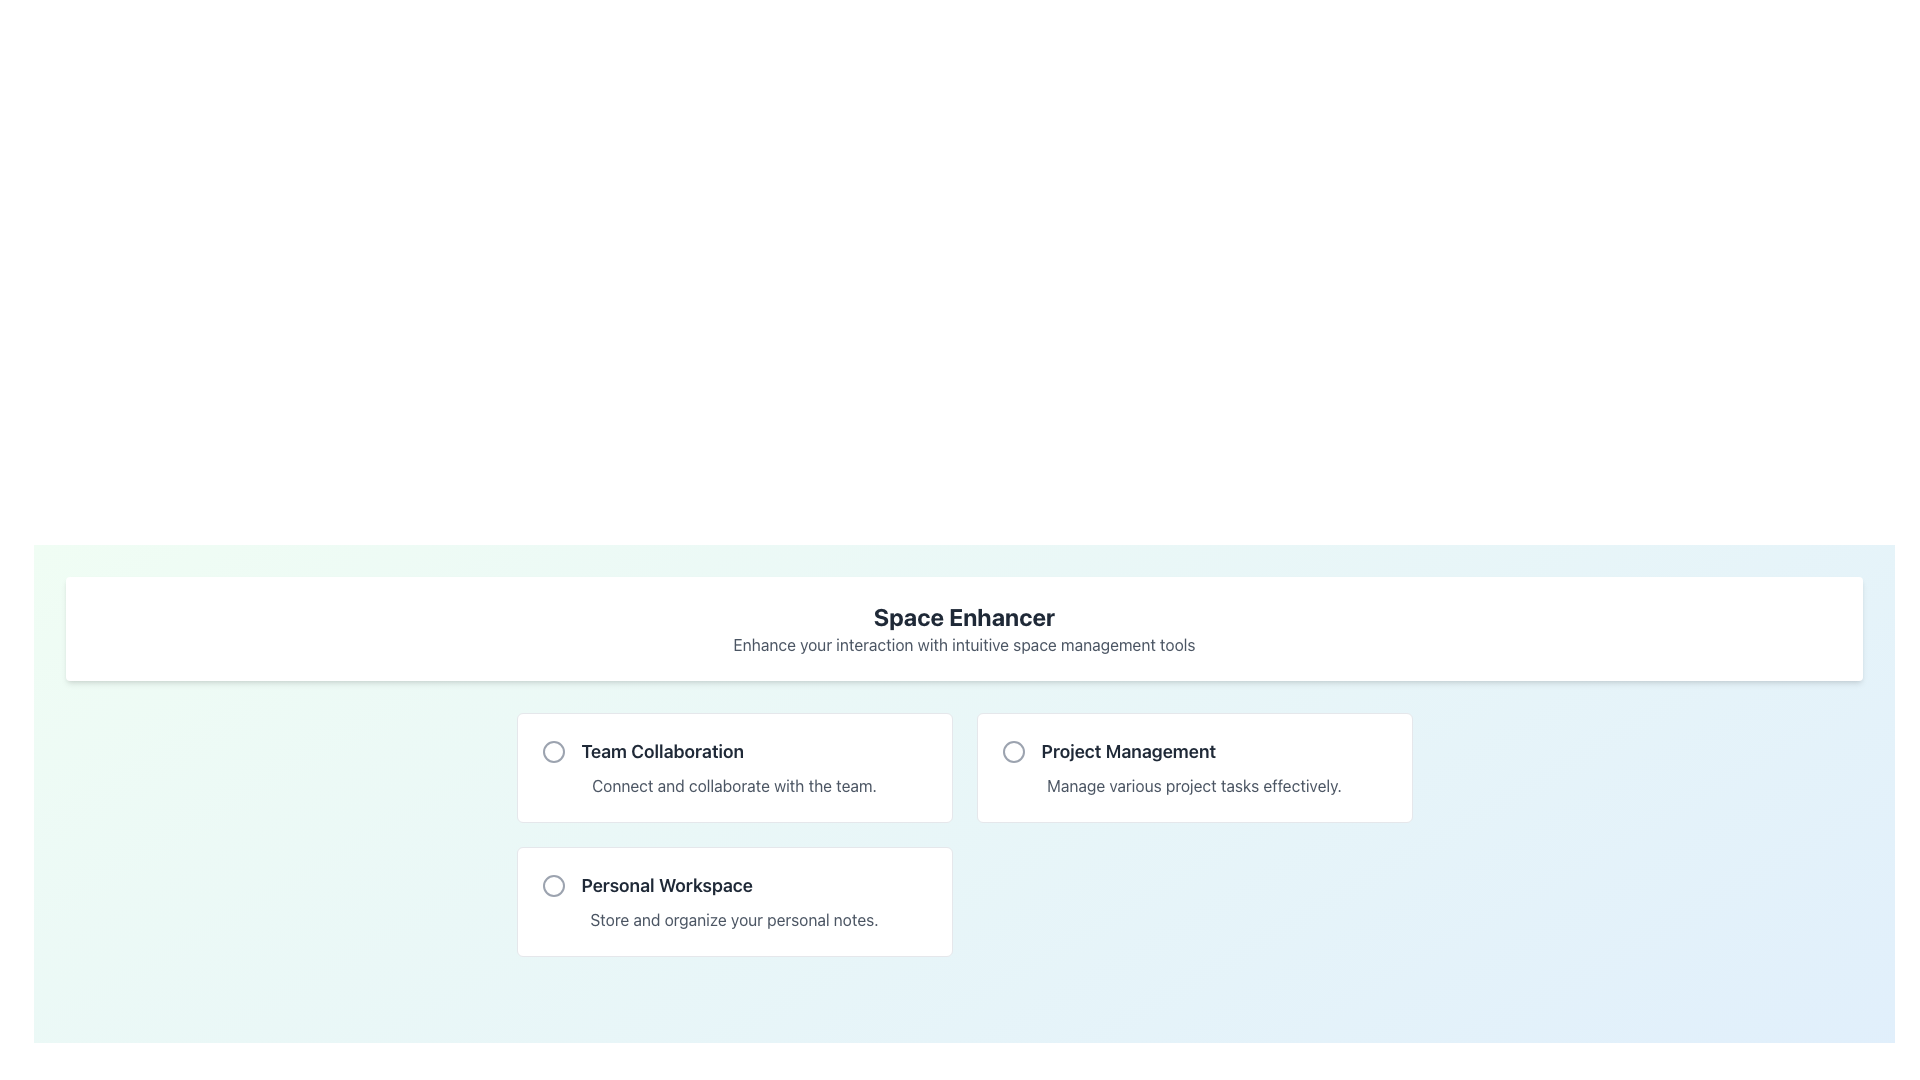 The height and width of the screenshot is (1080, 1920). Describe the element at coordinates (1013, 752) in the screenshot. I see `the decorative circular icon located at the center of the right-hand 'Project Management' option within the list of features` at that location.